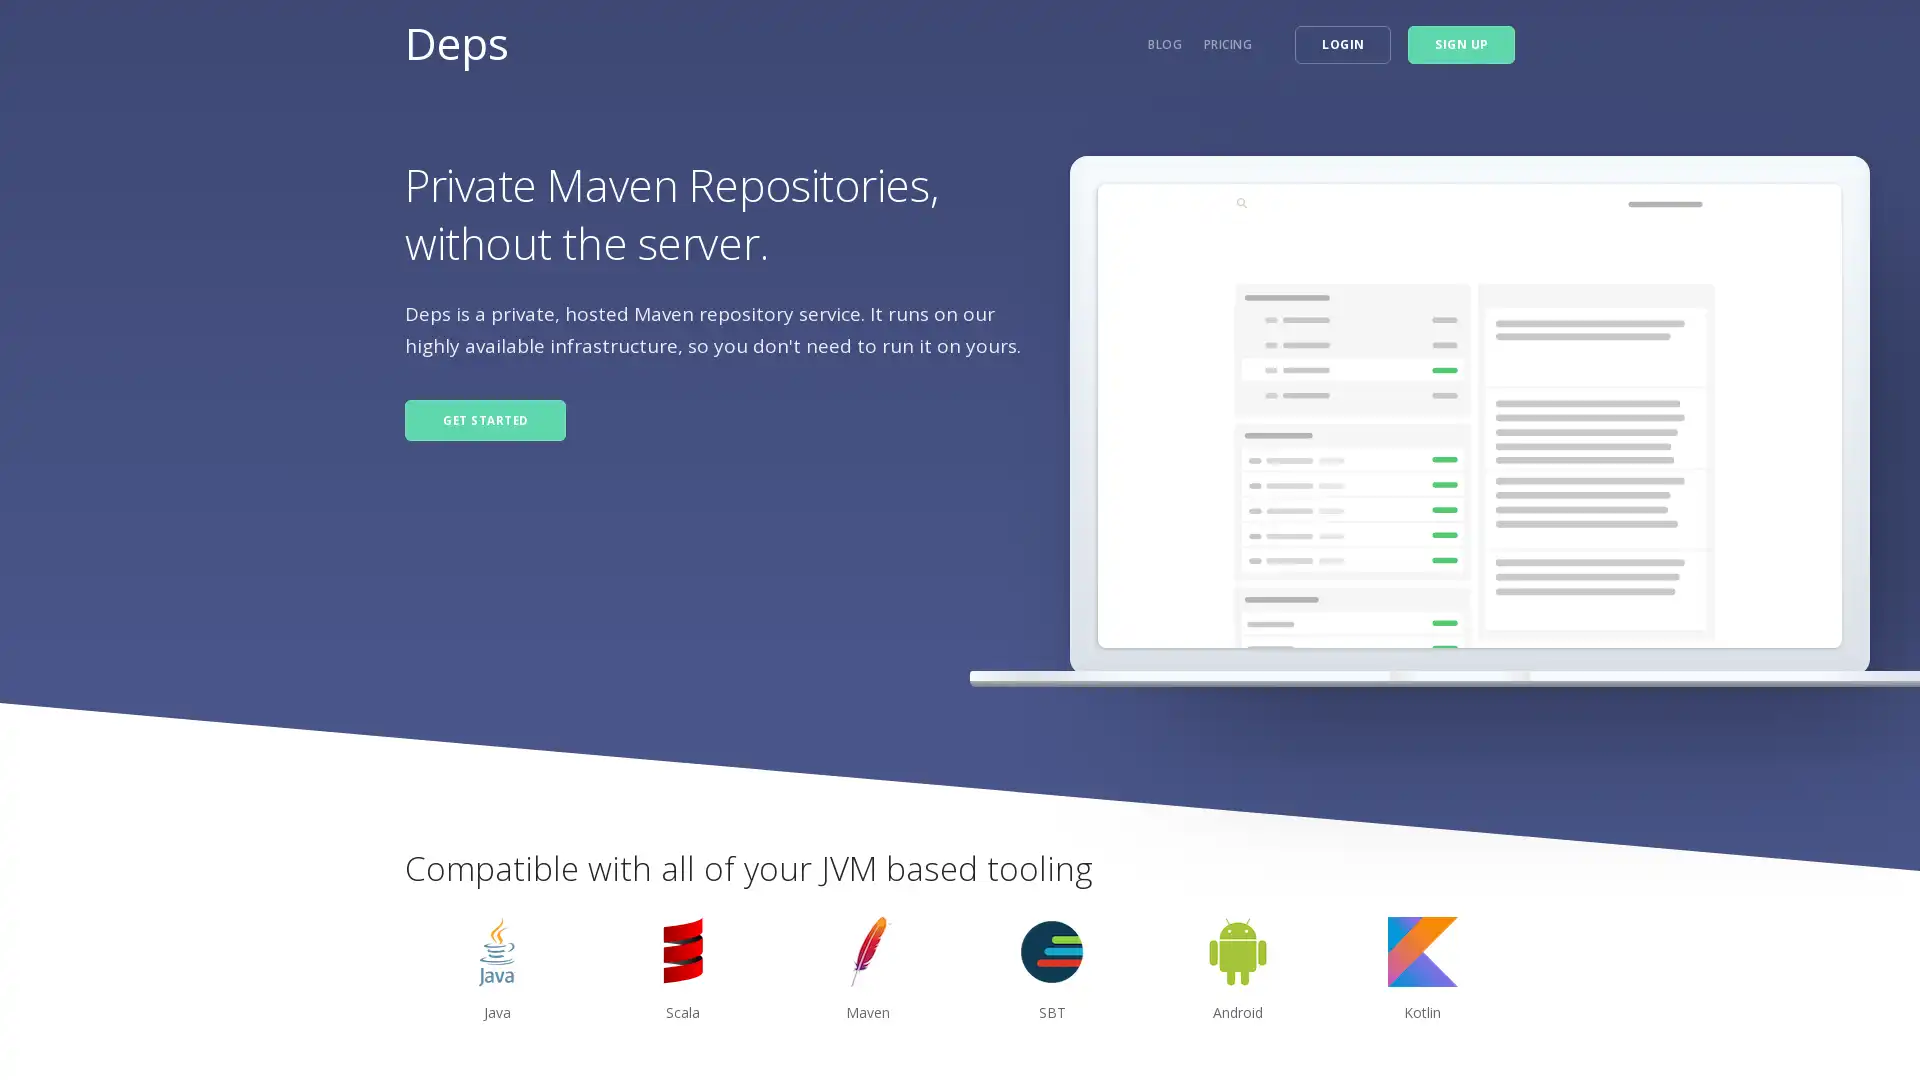 This screenshot has height=1080, width=1920. What do you see at coordinates (1495, 970) in the screenshot?
I see `next` at bounding box center [1495, 970].